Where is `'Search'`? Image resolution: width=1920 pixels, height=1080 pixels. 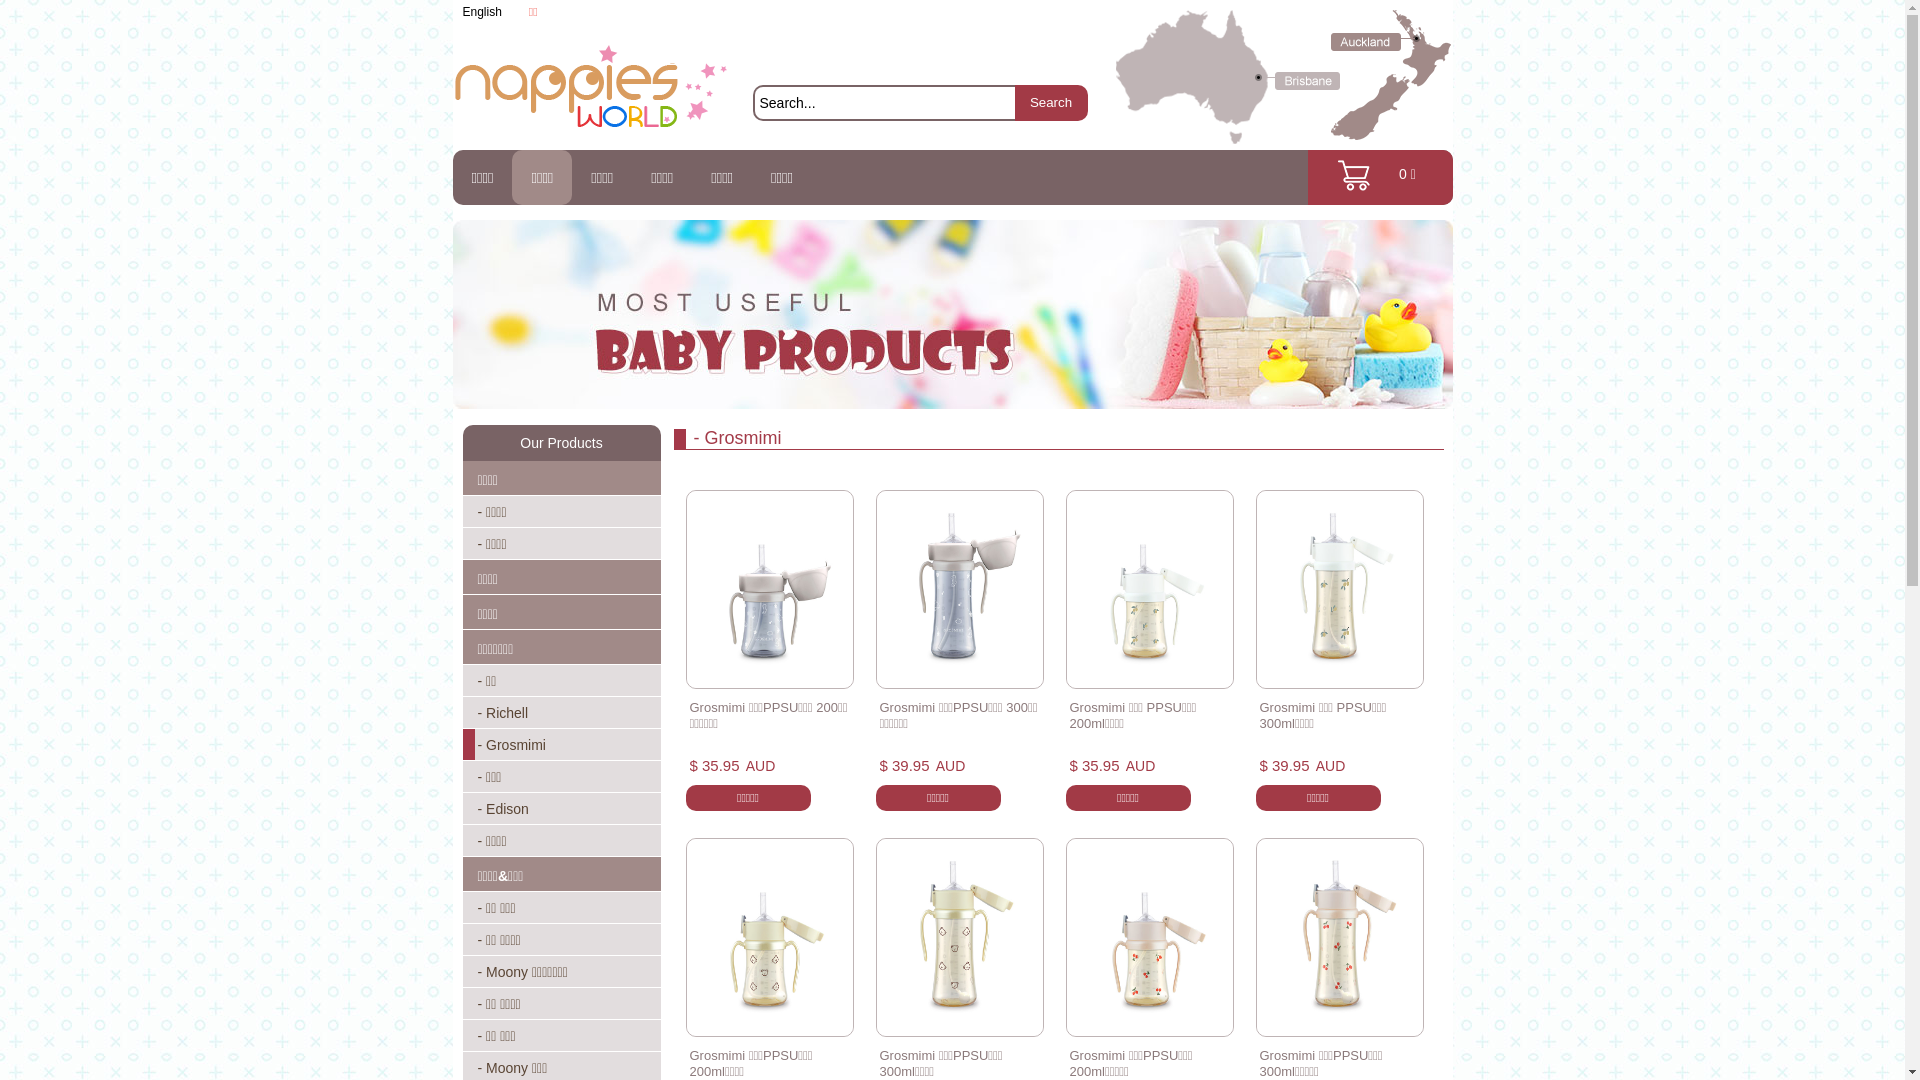 'Search' is located at coordinates (1049, 103).